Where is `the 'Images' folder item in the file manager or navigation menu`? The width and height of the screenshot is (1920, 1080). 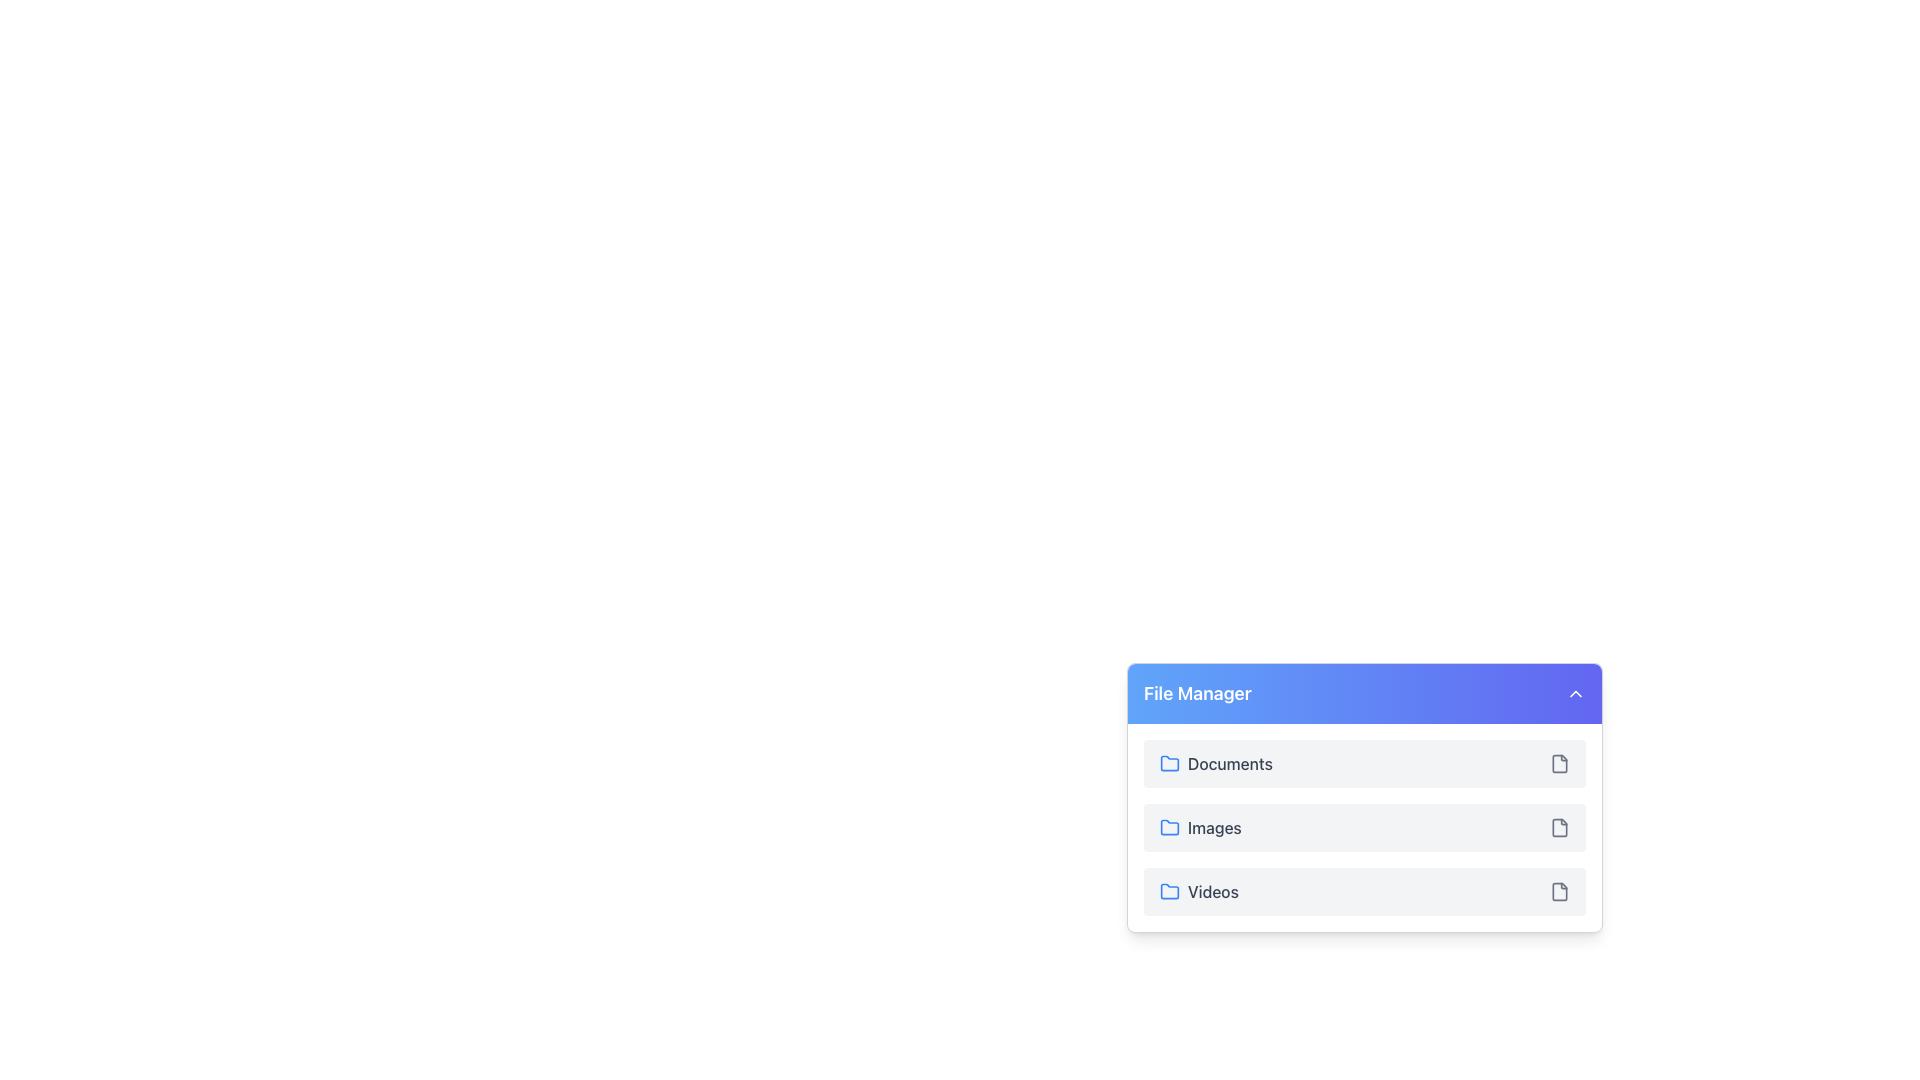
the 'Images' folder item in the file manager or navigation menu is located at coordinates (1200, 828).